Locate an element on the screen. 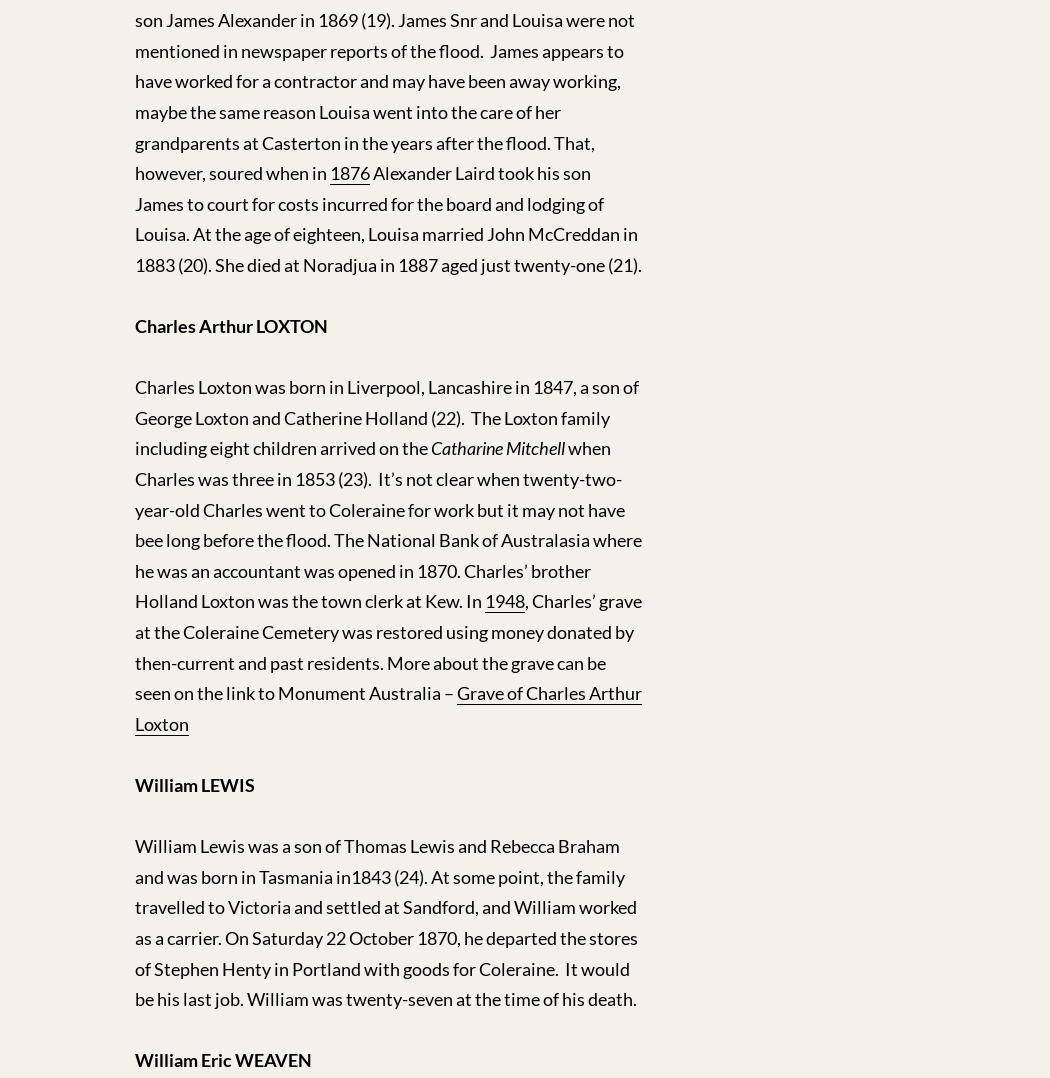  'William Lewis was a son of Thomas Lewis and Rebecca Braham and was born in Tasmania in1843 (24). At some point, the family travelled to Victoria and settled at Sandford, and William worked as a carrier. On Saturday 22 October 1870, he departed the stores of Stephen Henty in Portland with goods for Coleraine.  It would be his last job. William was twenty-seven at the time of his death.' is located at coordinates (386, 922).